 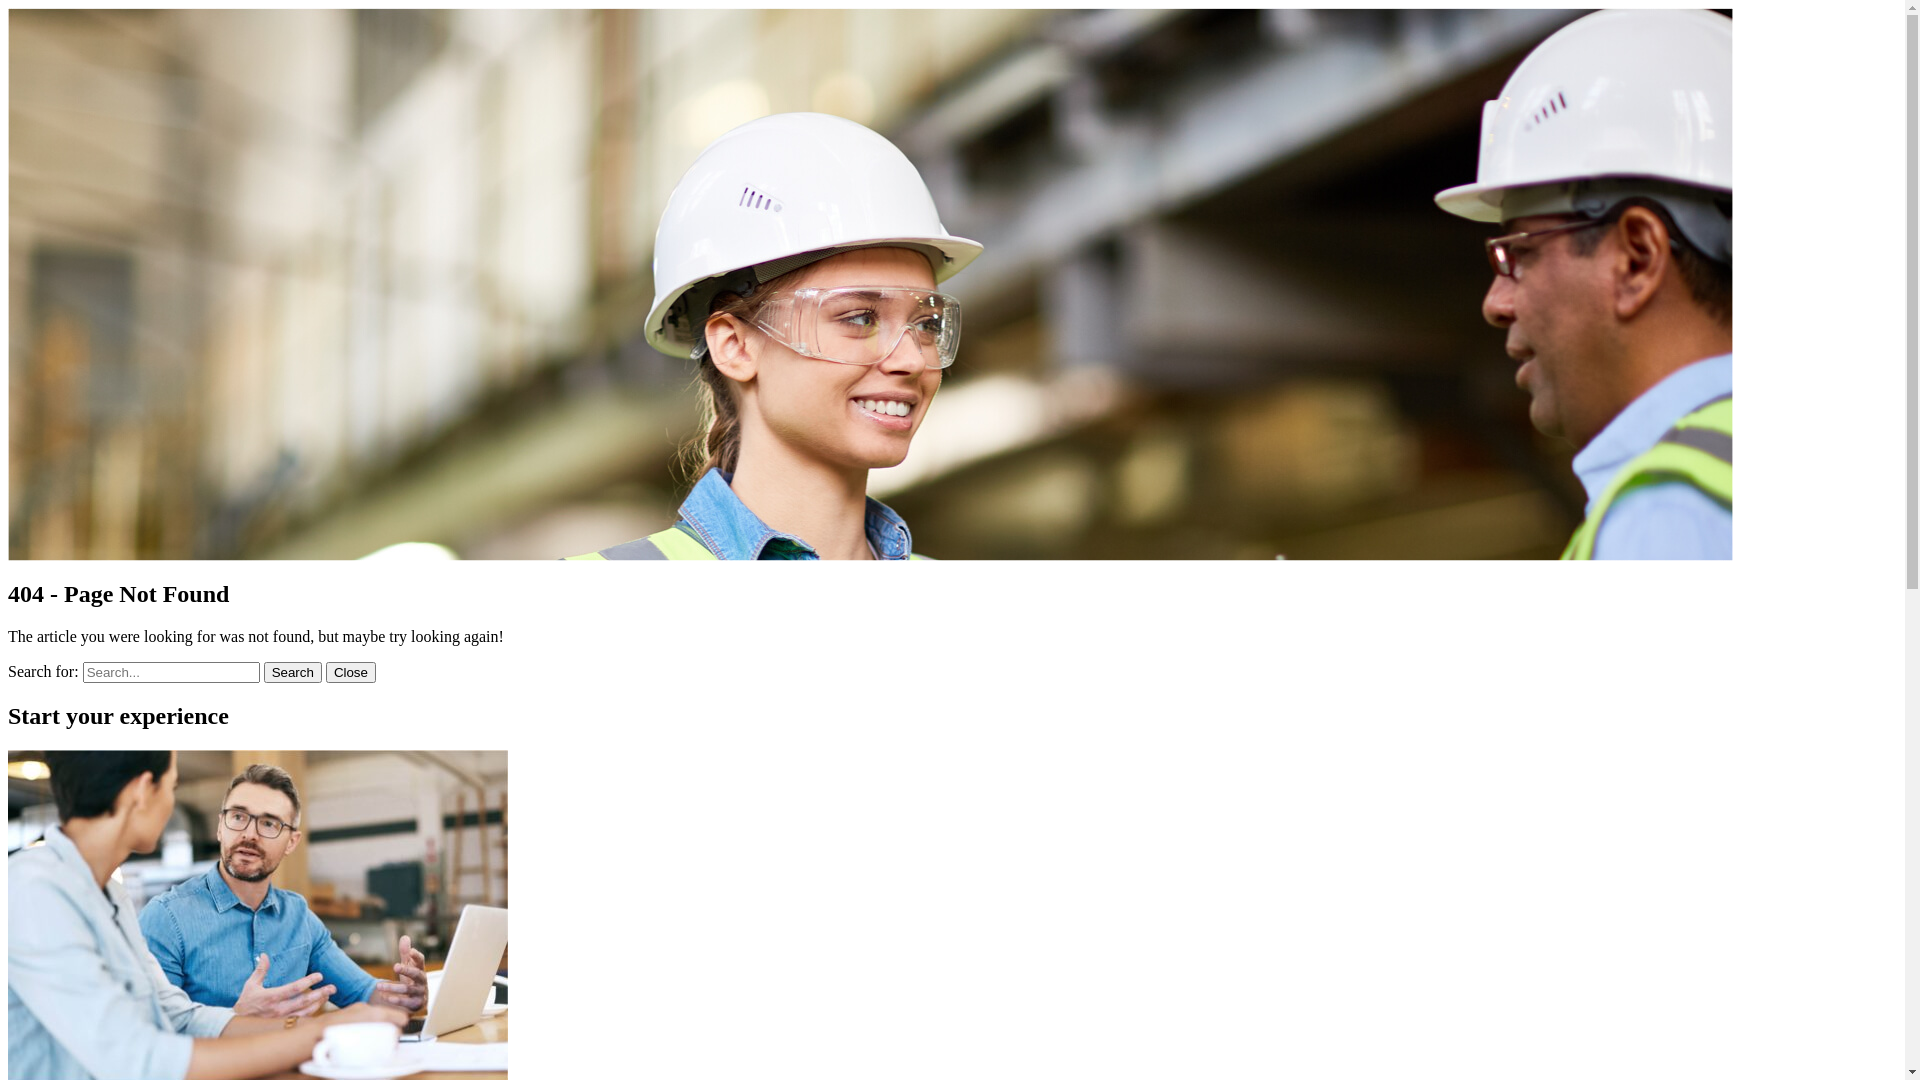 I want to click on 'Close', so click(x=350, y=672).